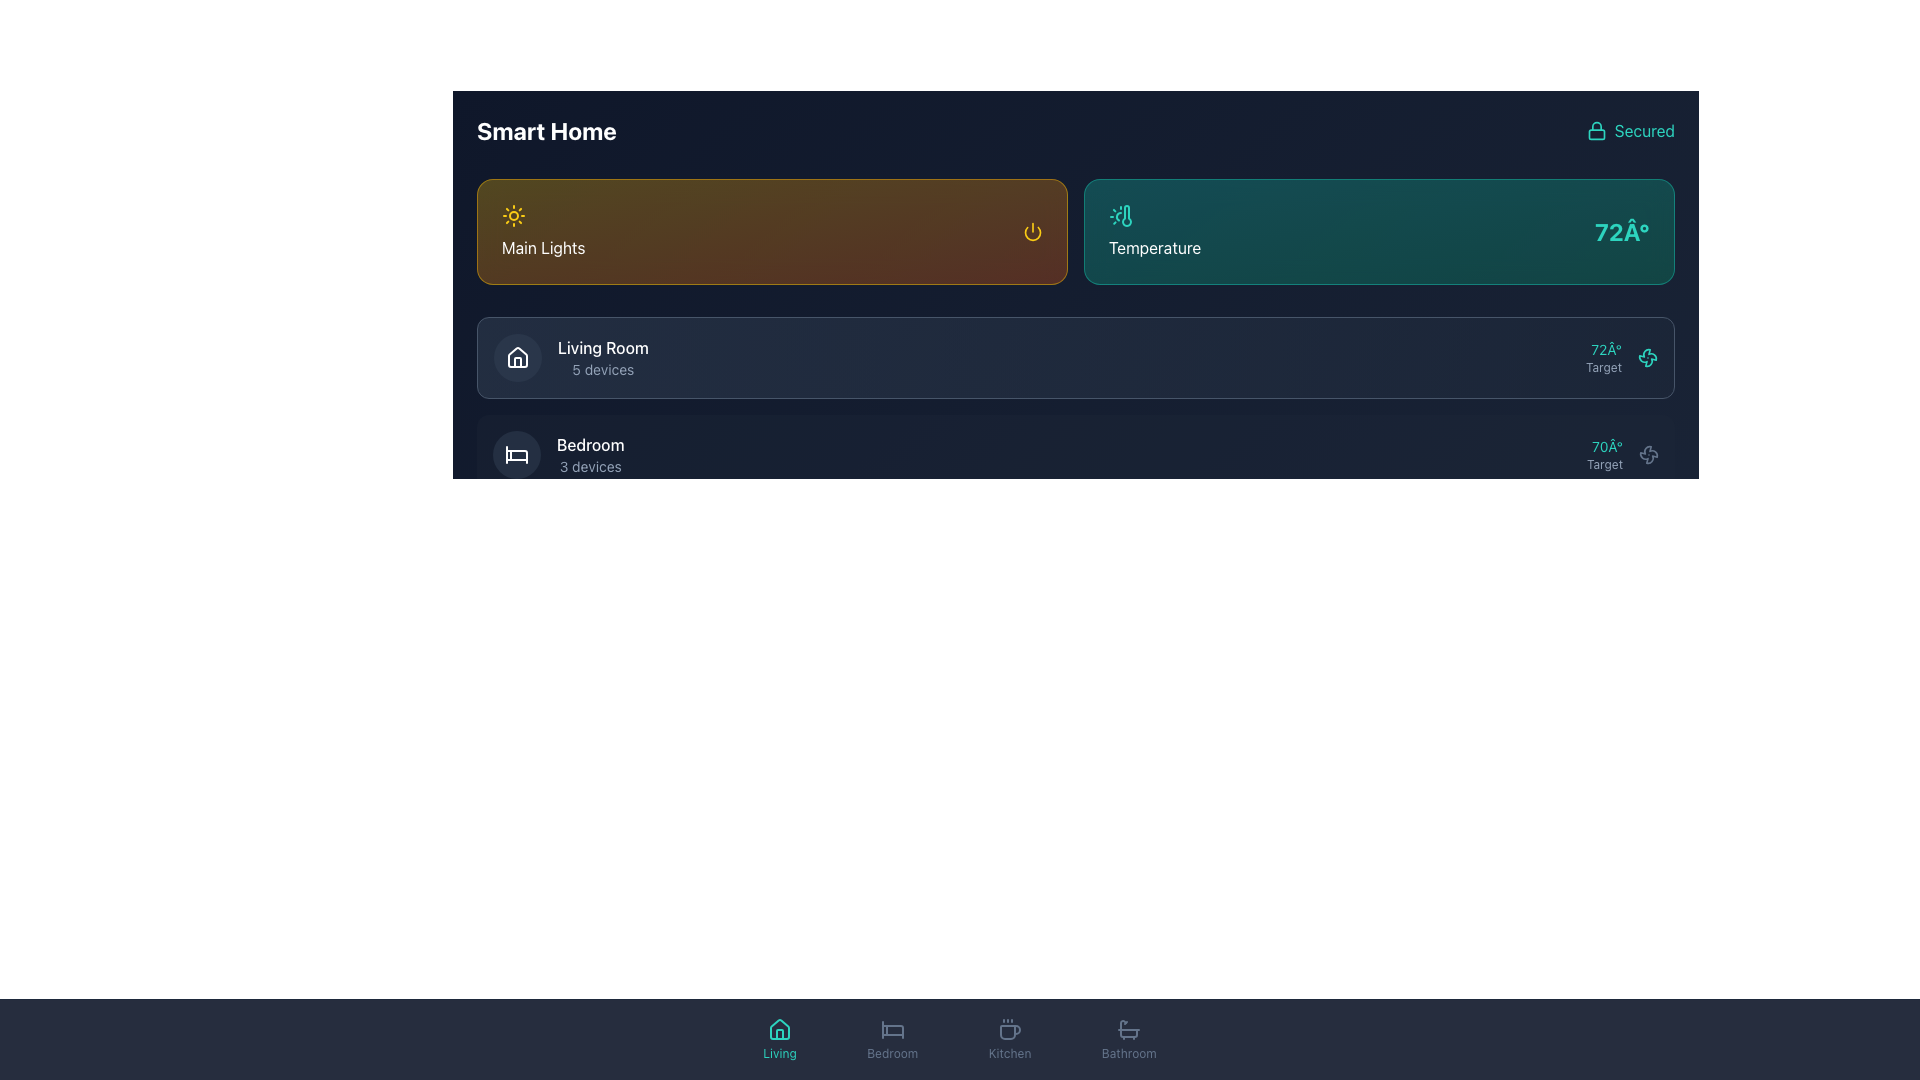  Describe the element at coordinates (1649, 647) in the screenshot. I see `the circular fan icon, which is colored in slate gray and located next to the '74° Target' text` at that location.